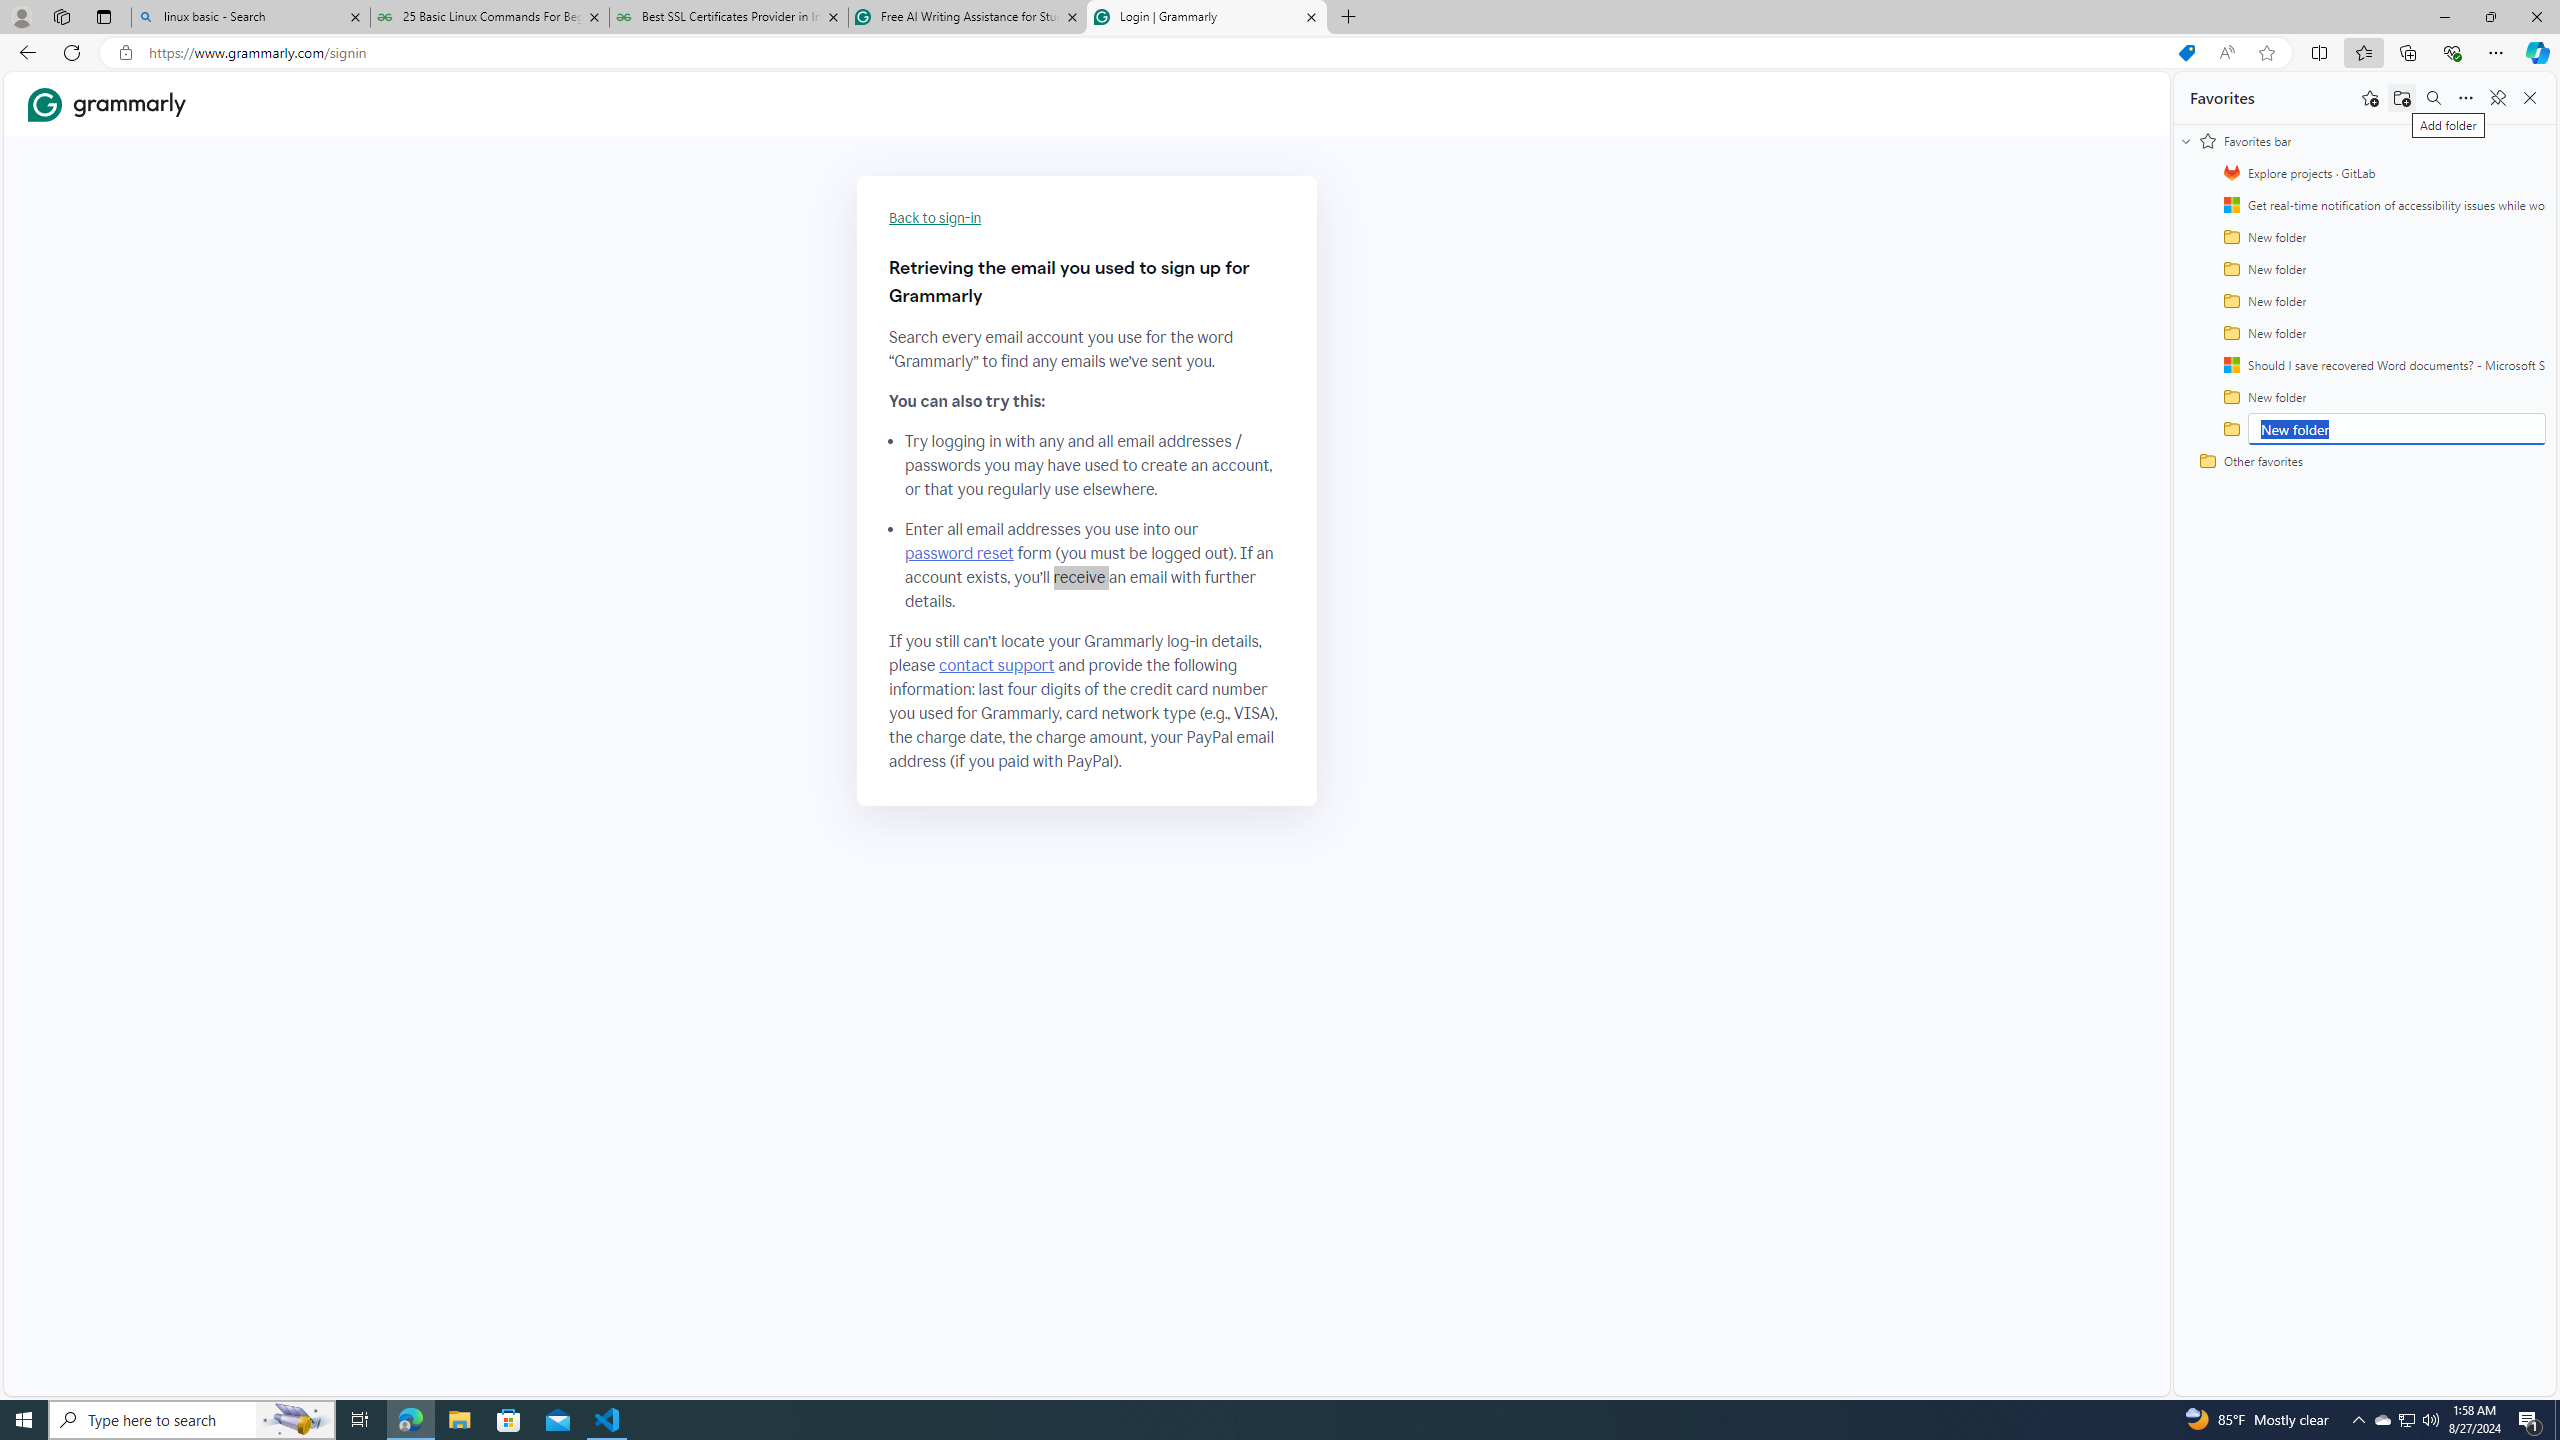 This screenshot has height=1440, width=2560. Describe the element at coordinates (2496, 96) in the screenshot. I see `'Unpin favorites'` at that location.